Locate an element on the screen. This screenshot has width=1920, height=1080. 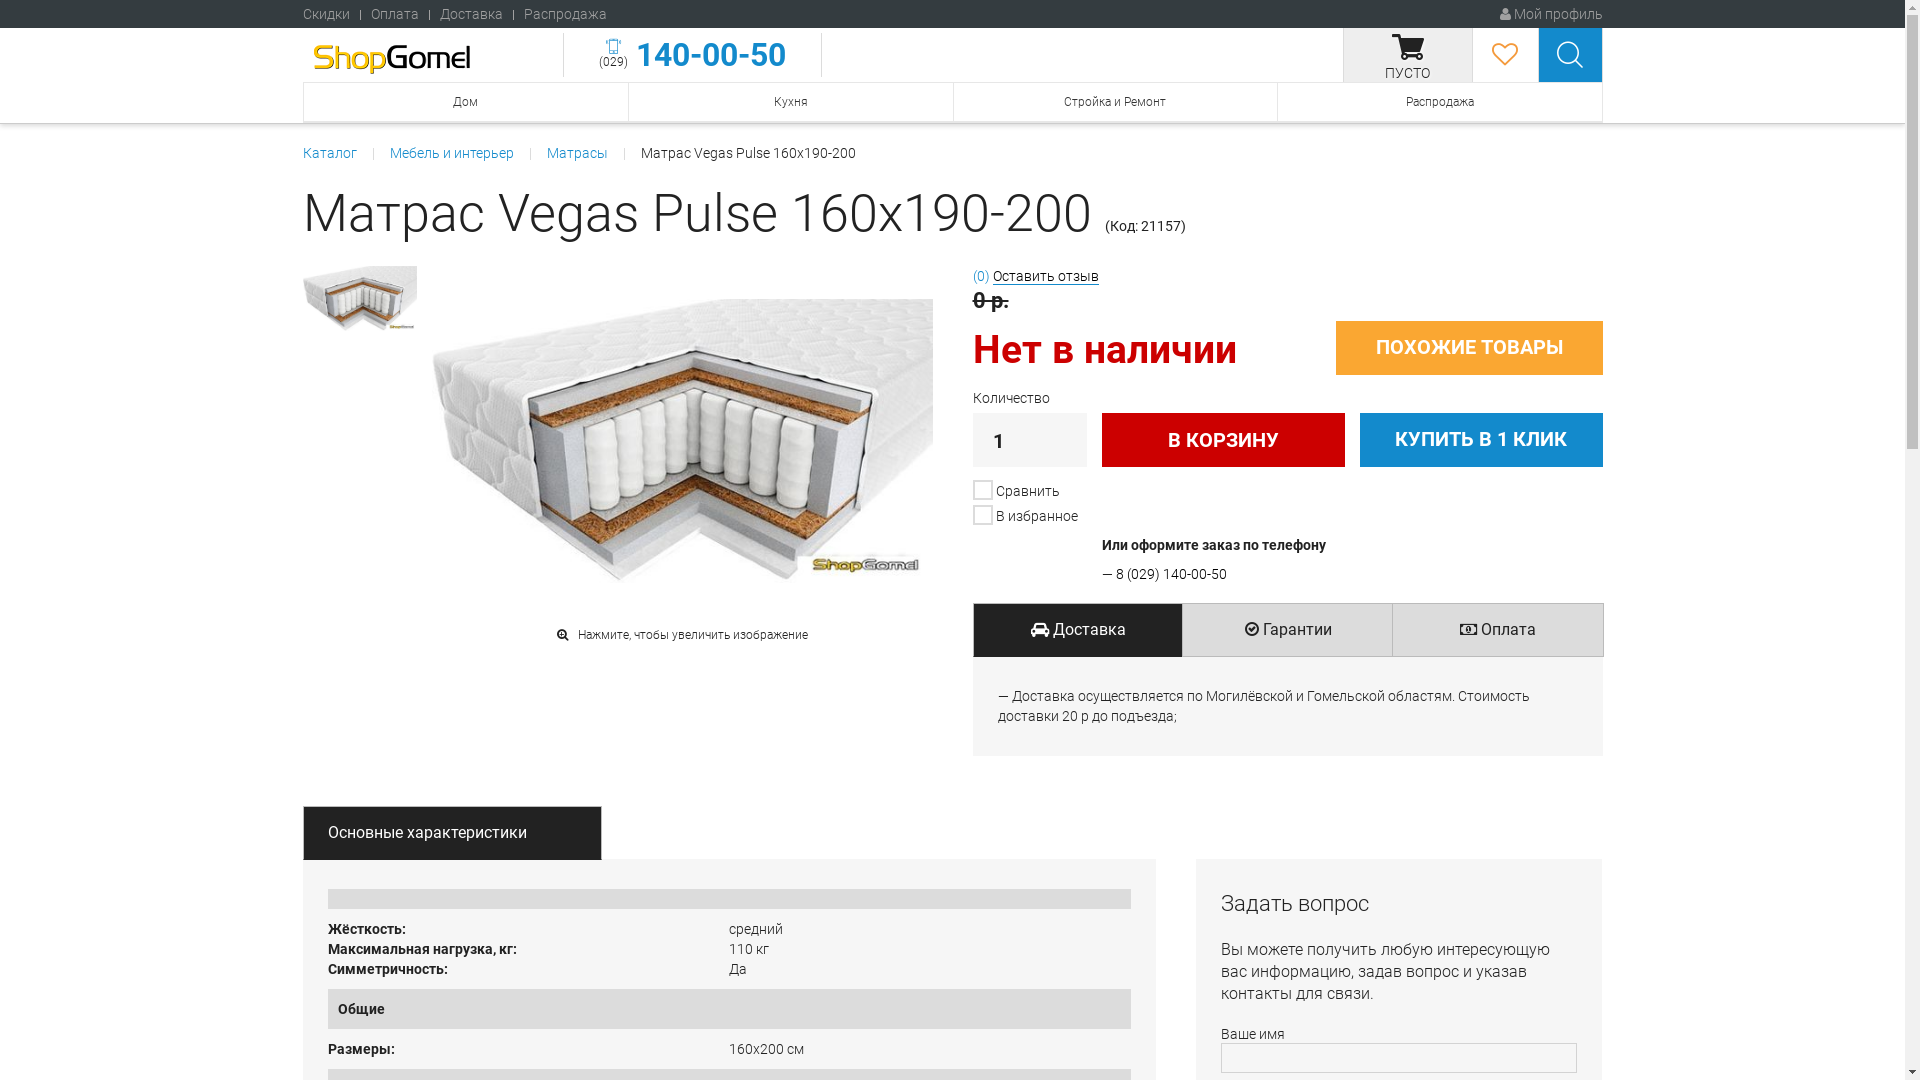
'140-00-50' is located at coordinates (706, 53).